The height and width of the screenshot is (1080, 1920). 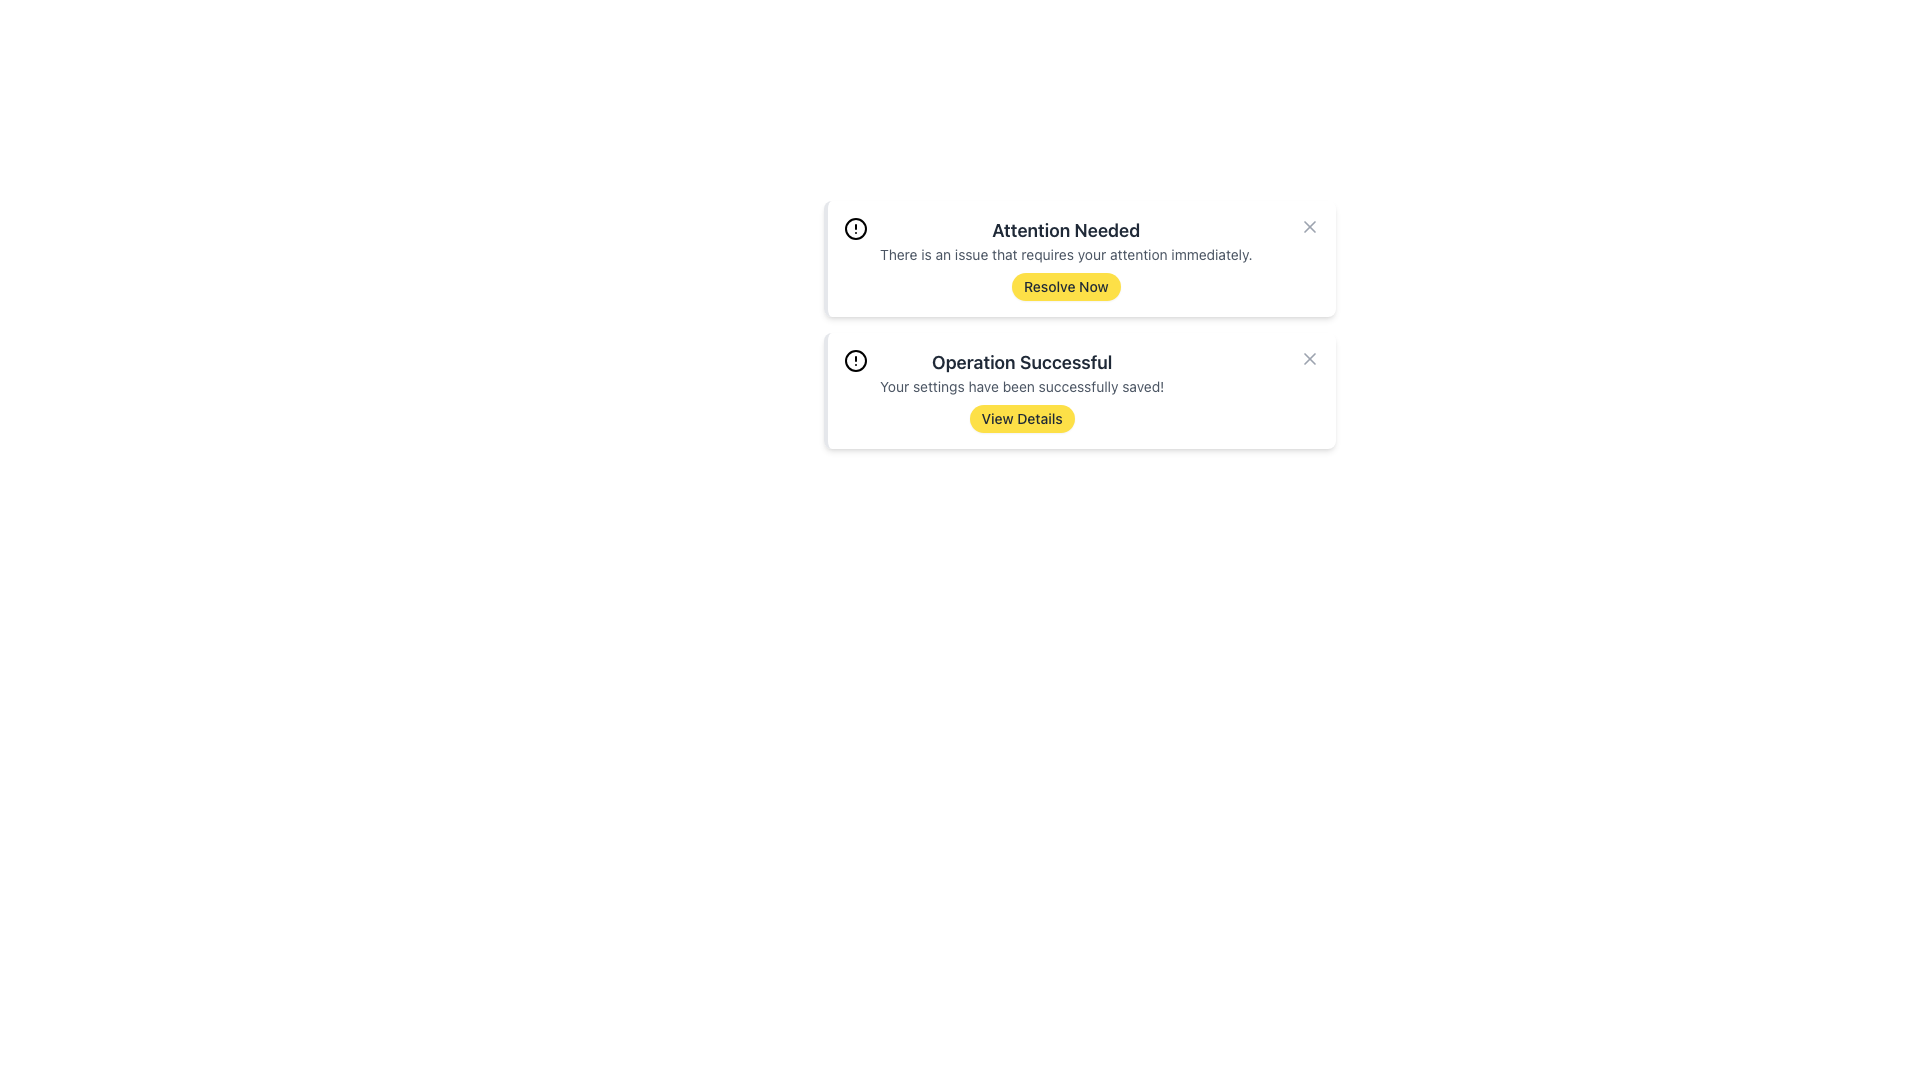 I want to click on the static text element that displays the message 'Your settings have been successfully saved!' located within the notification card below the header 'Operation Successful', so click(x=1022, y=386).